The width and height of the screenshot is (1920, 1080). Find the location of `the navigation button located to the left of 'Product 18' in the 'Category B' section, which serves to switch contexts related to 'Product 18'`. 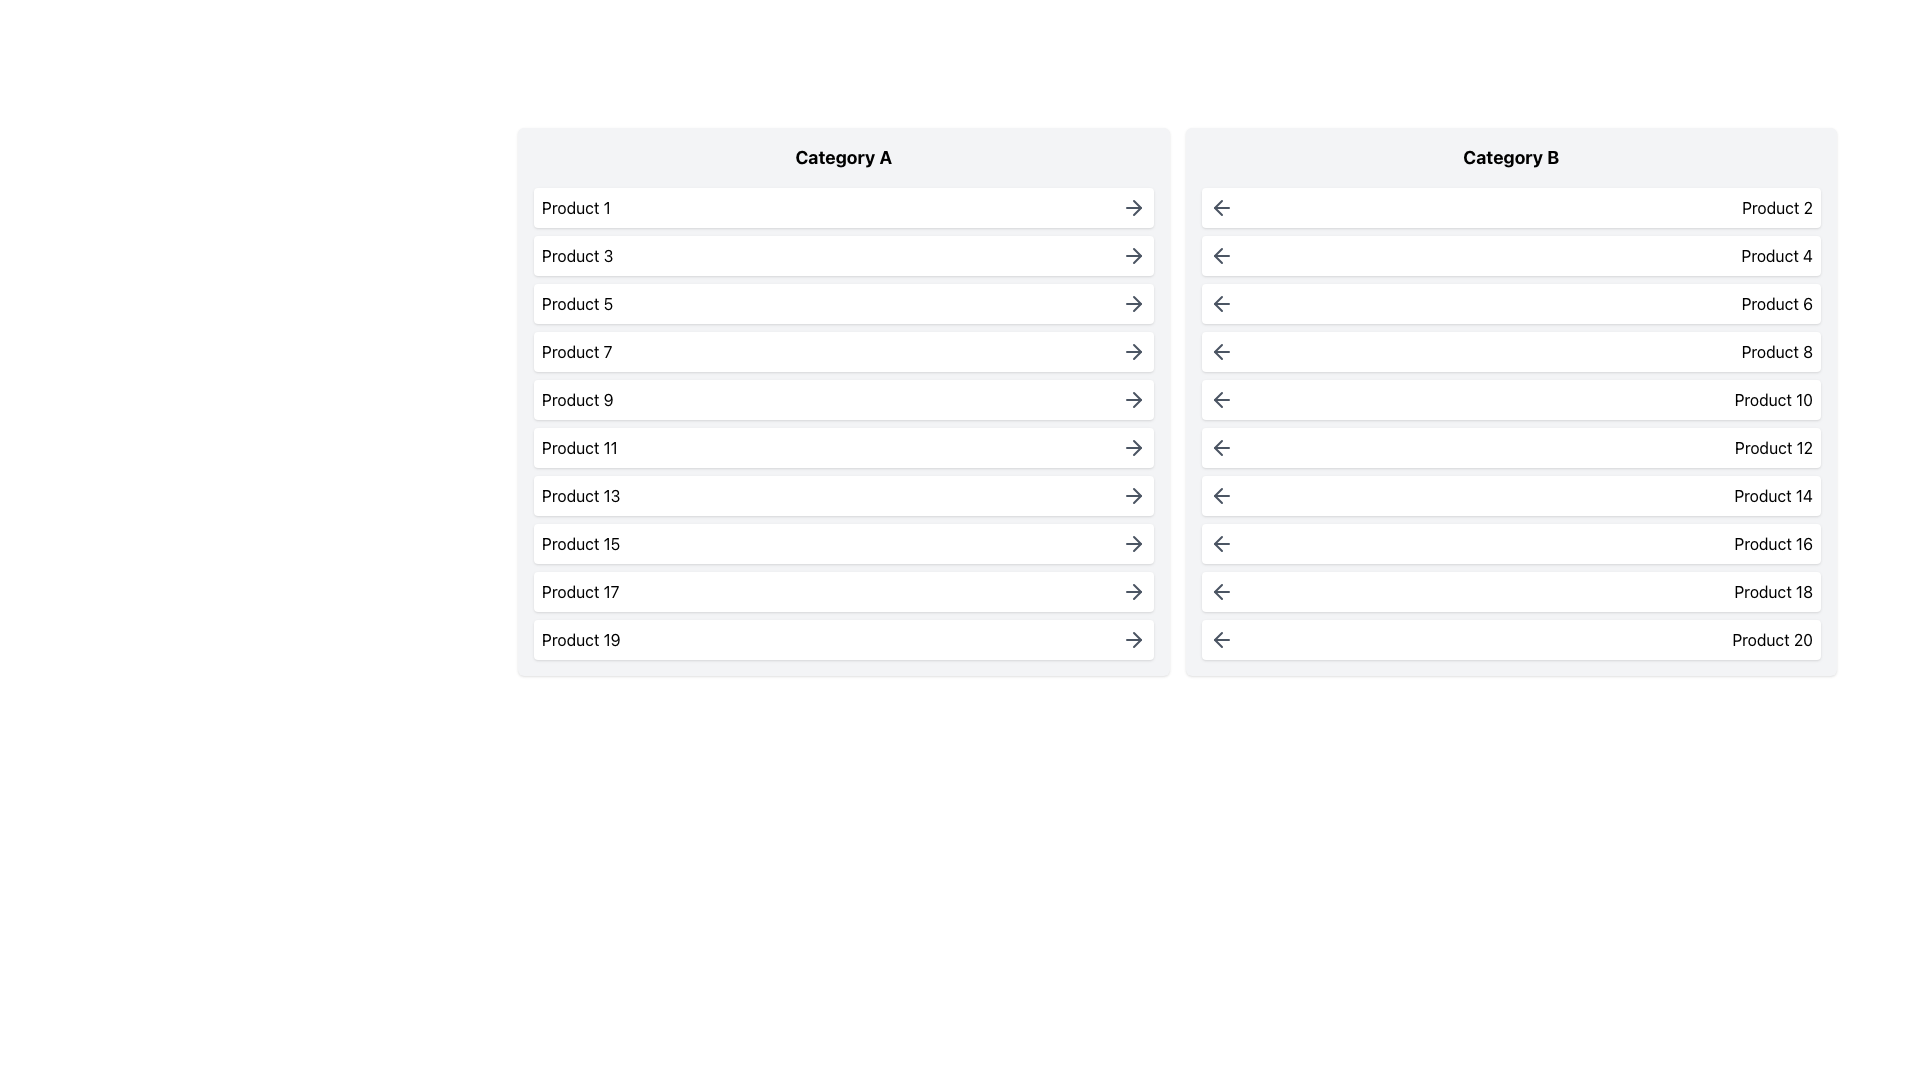

the navigation button located to the left of 'Product 18' in the 'Category B' section, which serves to switch contexts related to 'Product 18' is located at coordinates (1220, 590).